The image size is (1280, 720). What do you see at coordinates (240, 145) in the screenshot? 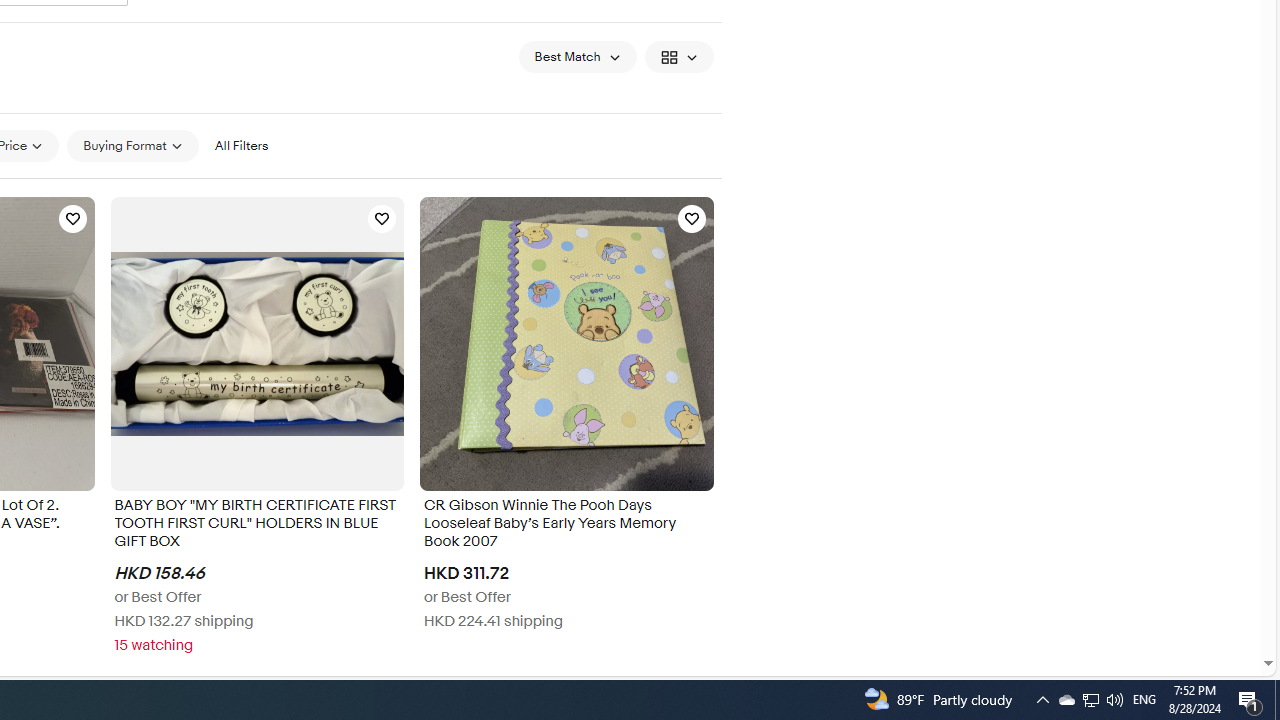
I see `'All Filters'` at bounding box center [240, 145].